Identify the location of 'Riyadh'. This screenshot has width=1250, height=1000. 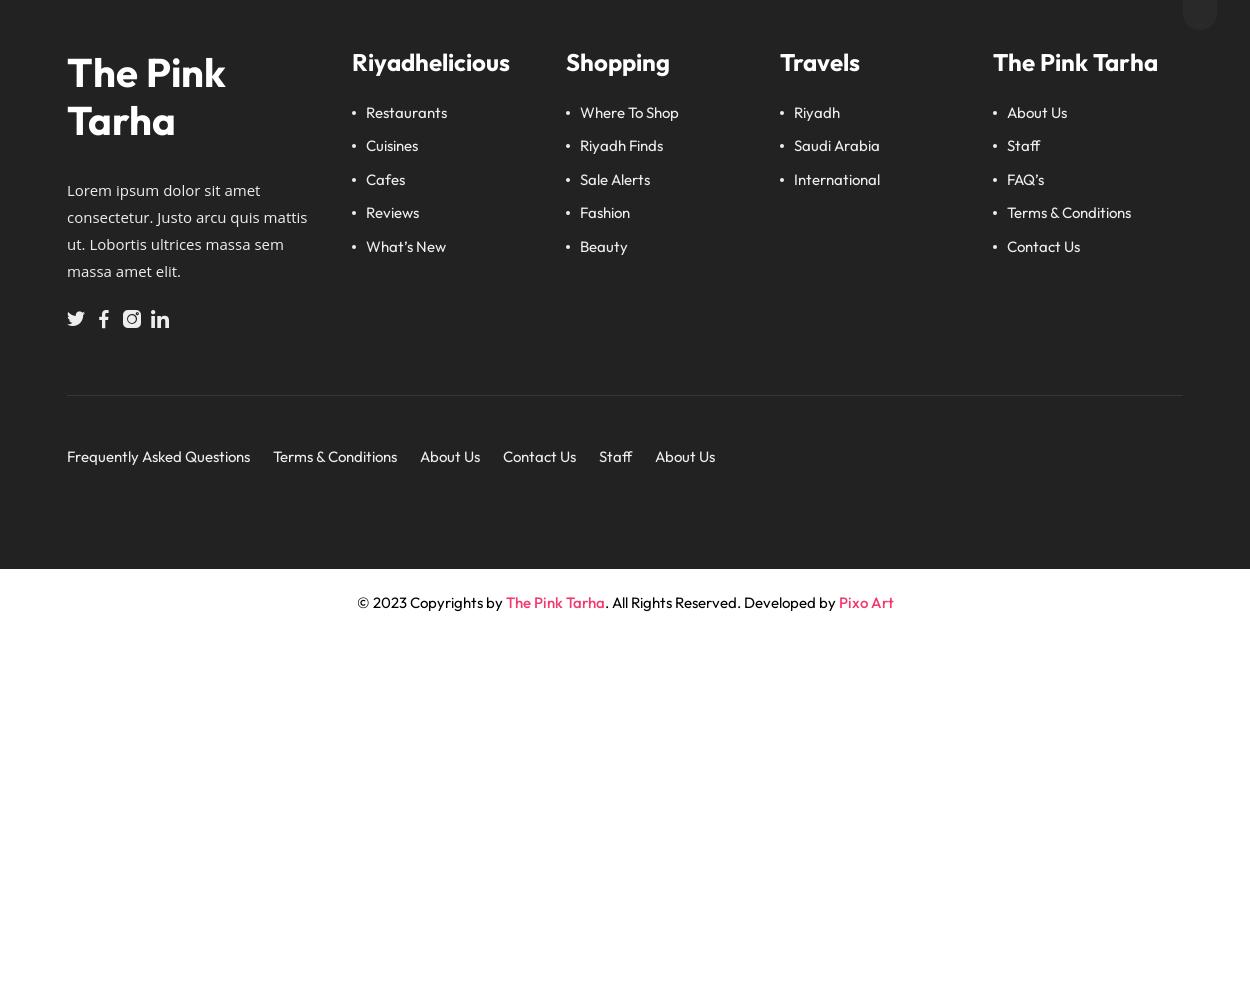
(815, 110).